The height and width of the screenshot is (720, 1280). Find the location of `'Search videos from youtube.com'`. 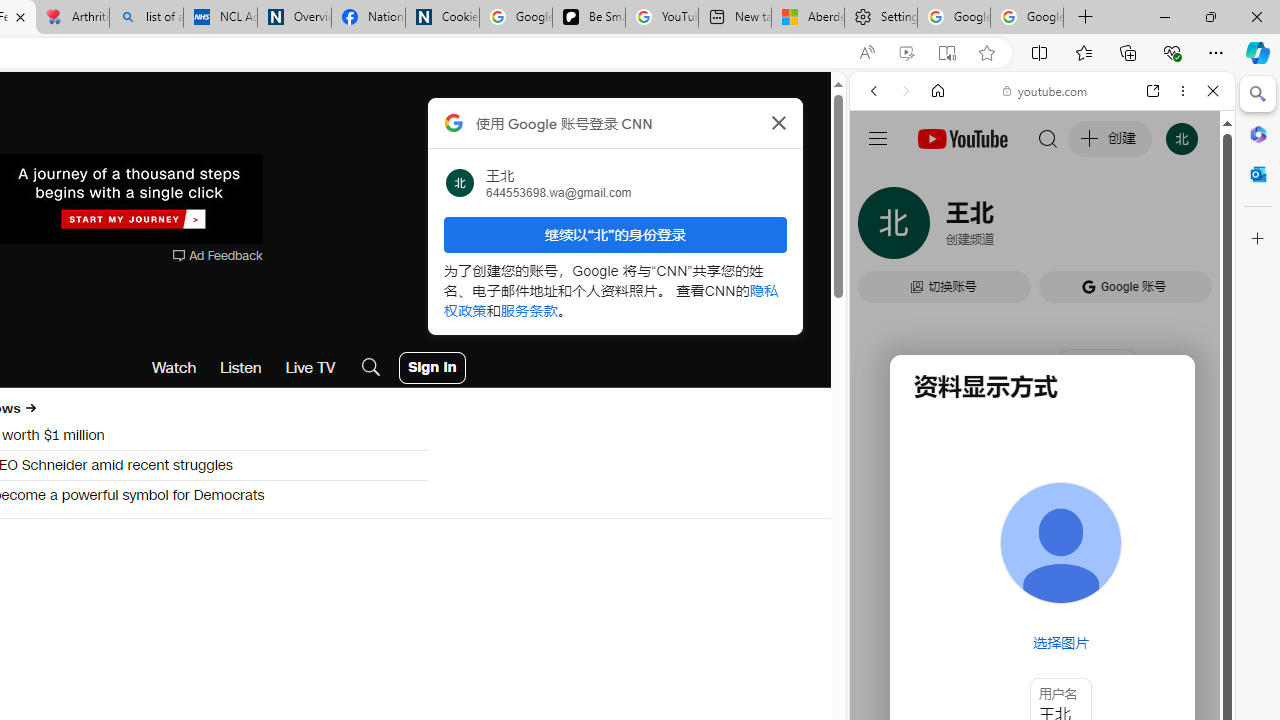

'Search videos from youtube.com' is located at coordinates (1006, 658).